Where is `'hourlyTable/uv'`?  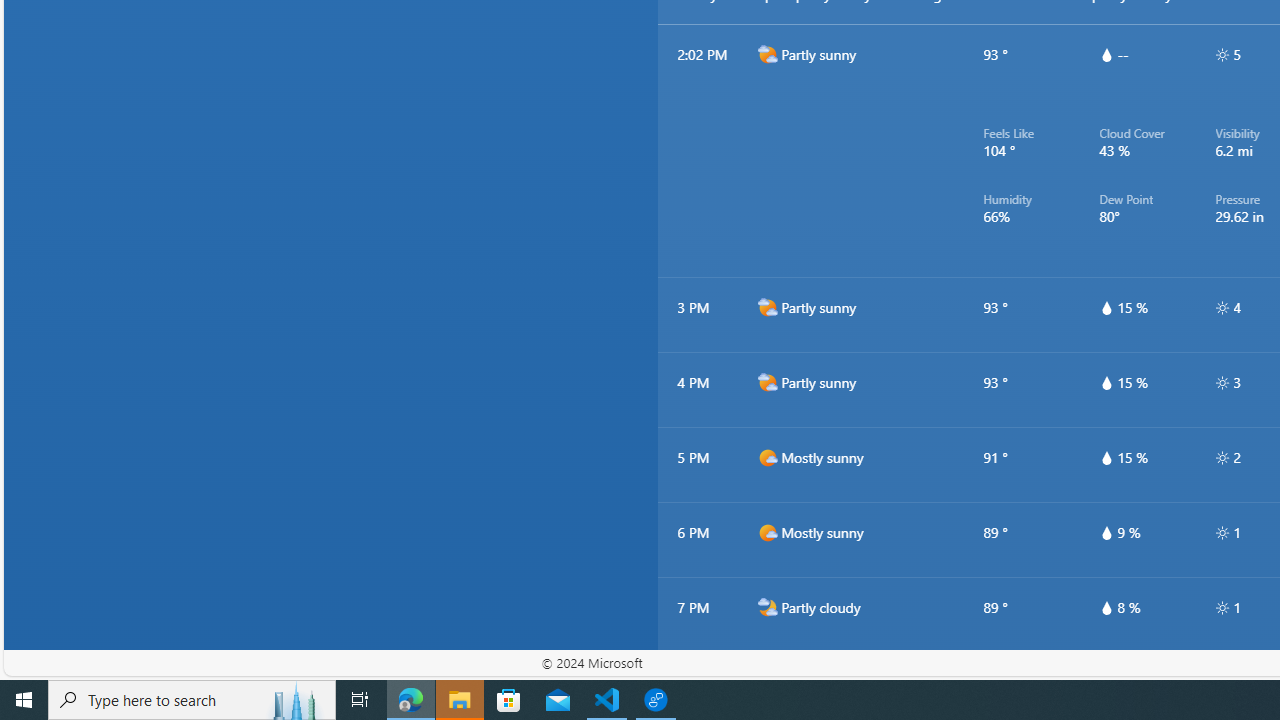
'hourlyTable/uv' is located at coordinates (1221, 607).